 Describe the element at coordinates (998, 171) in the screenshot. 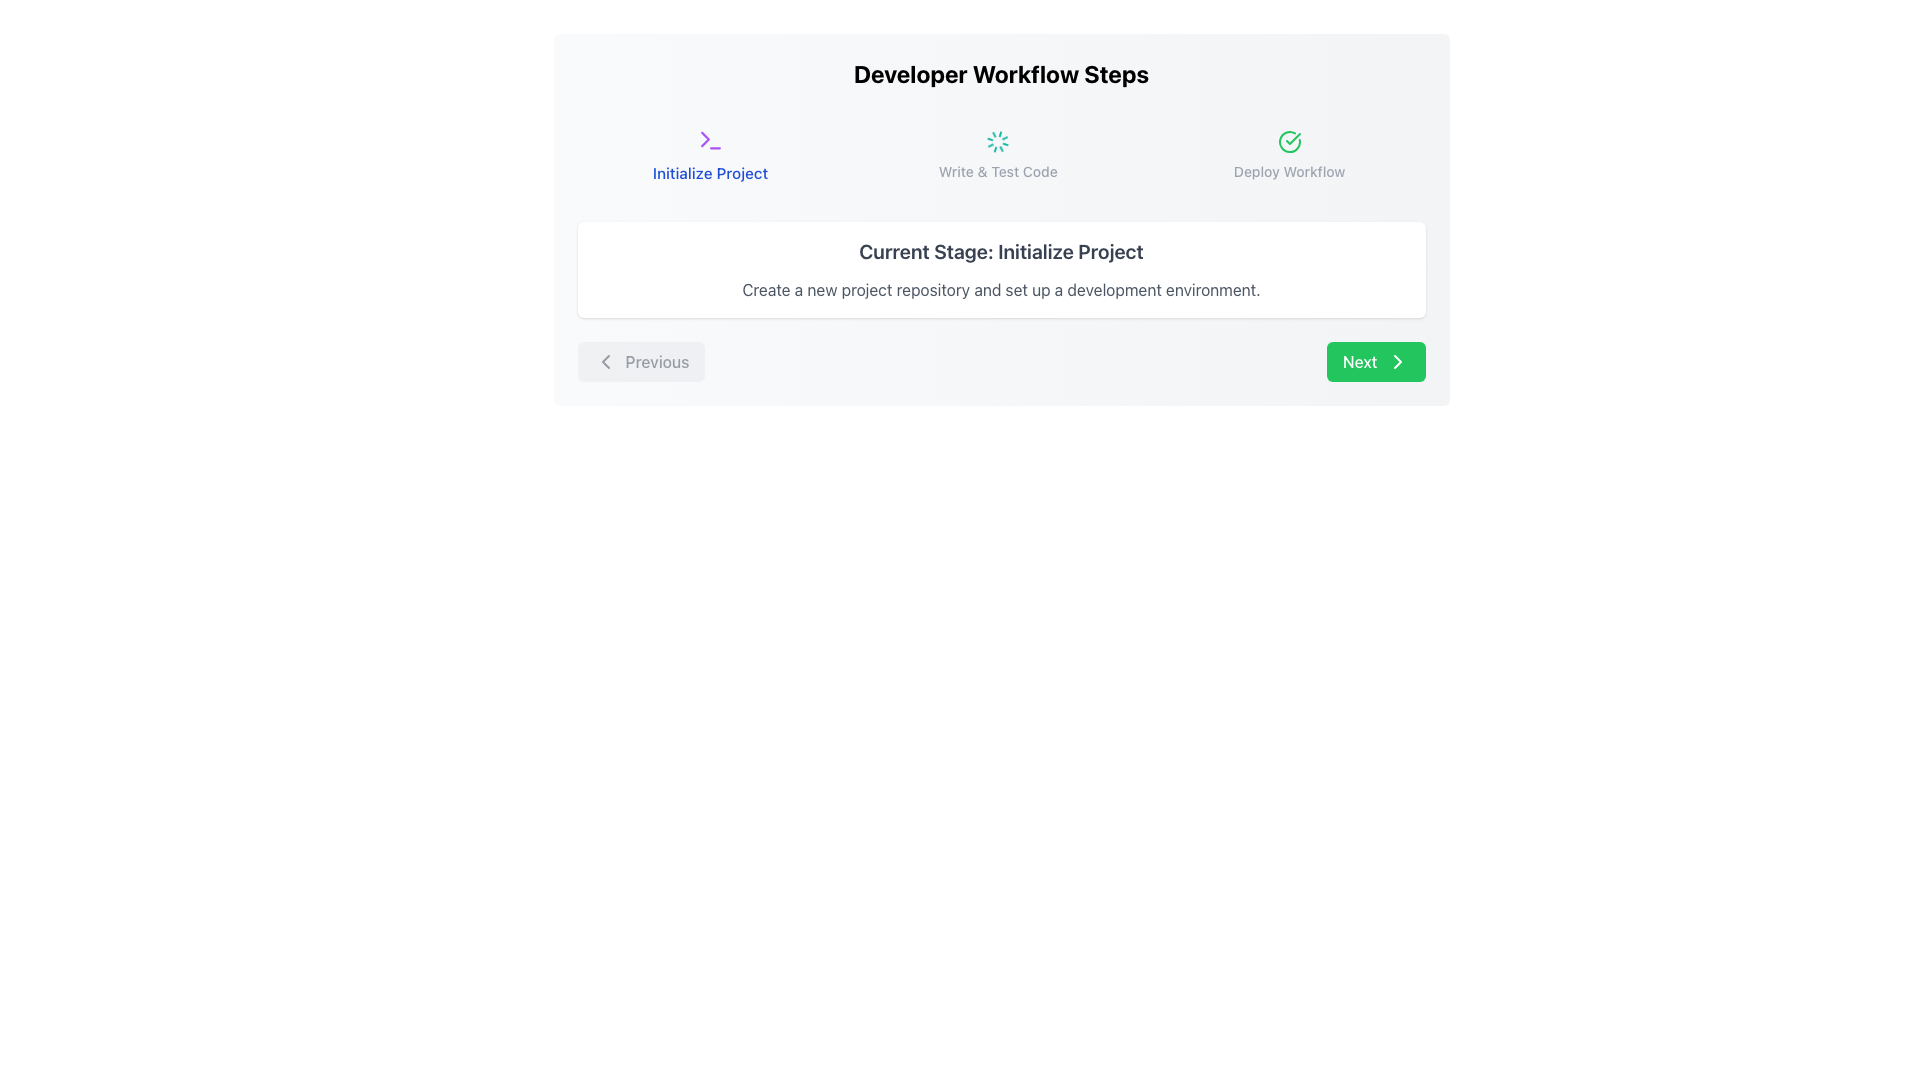

I see `the text label that reads 'Write & Test Code', which is styled in gray and located below a spinning icon indicating processing` at that location.